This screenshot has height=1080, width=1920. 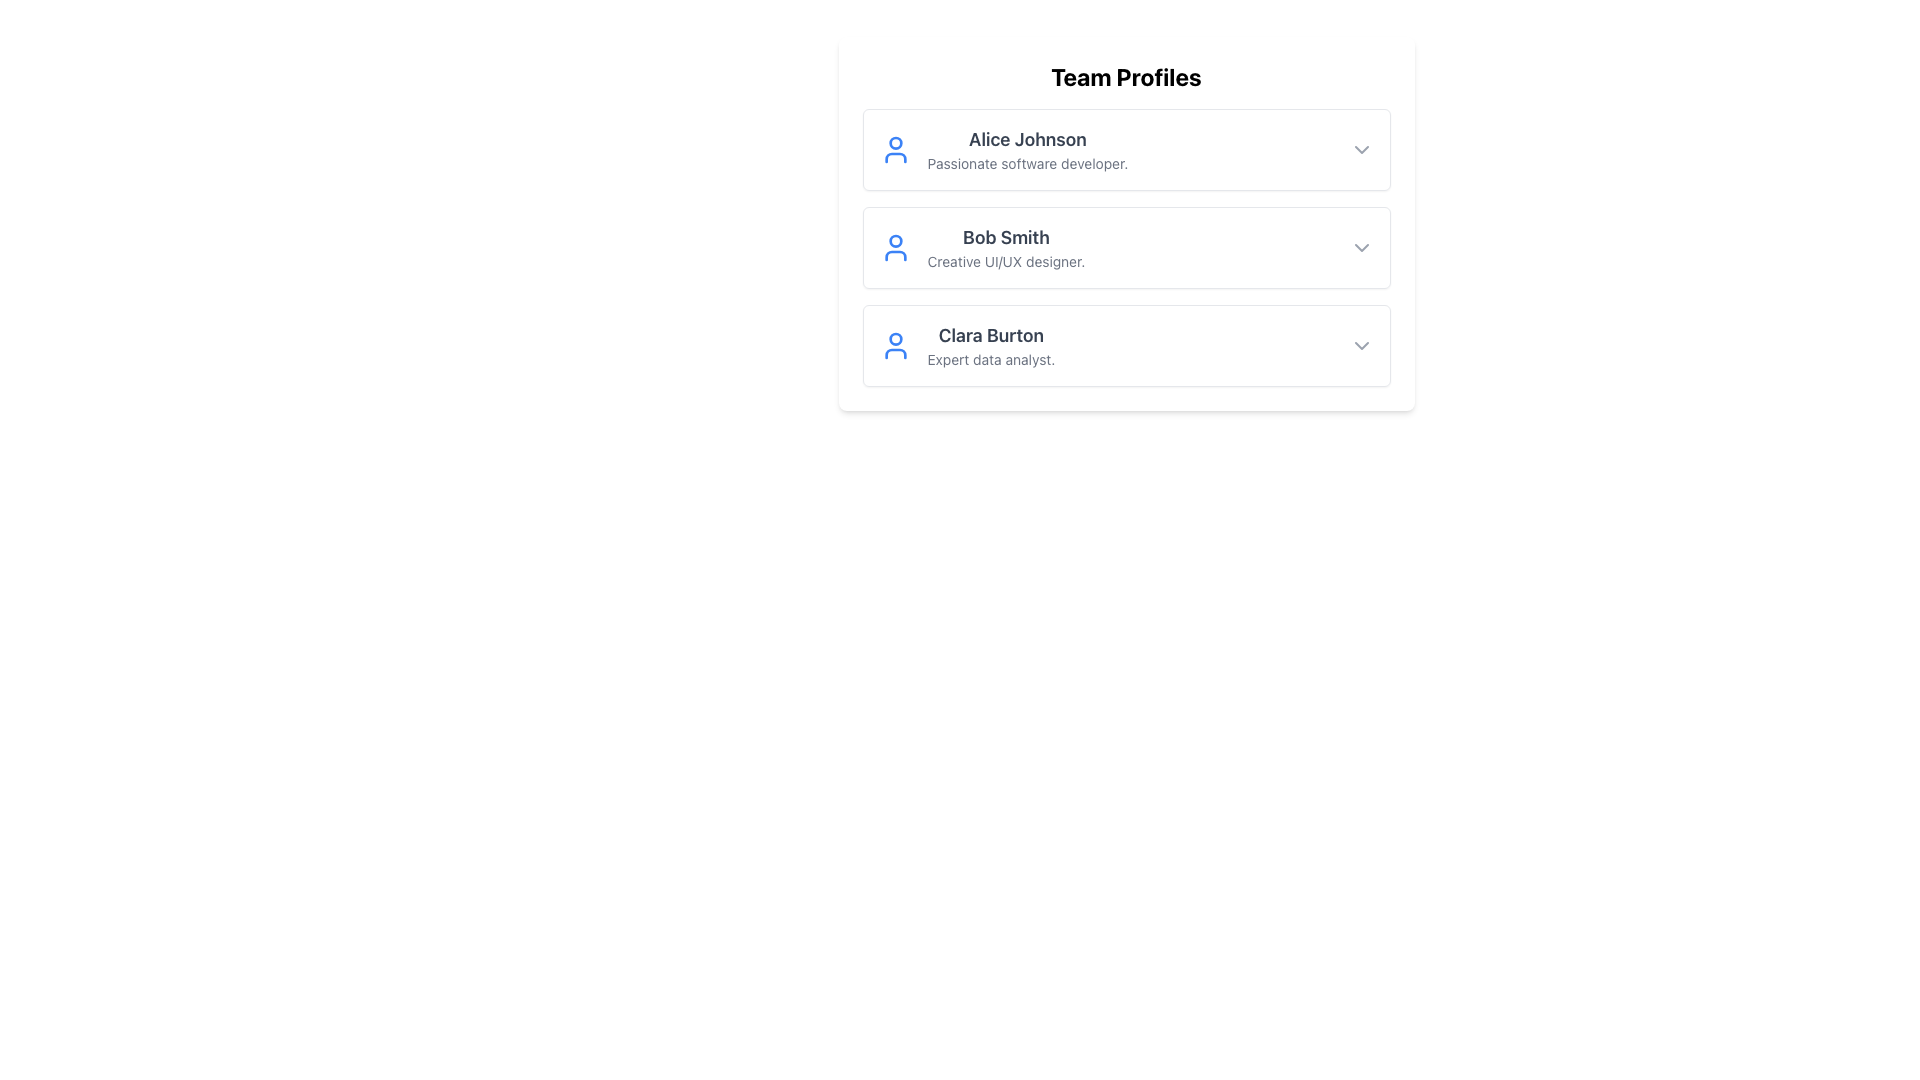 I want to click on the bold, large-sized black text reading 'Team Profiles' at the top-center of the card-like UI component, so click(x=1126, y=76).